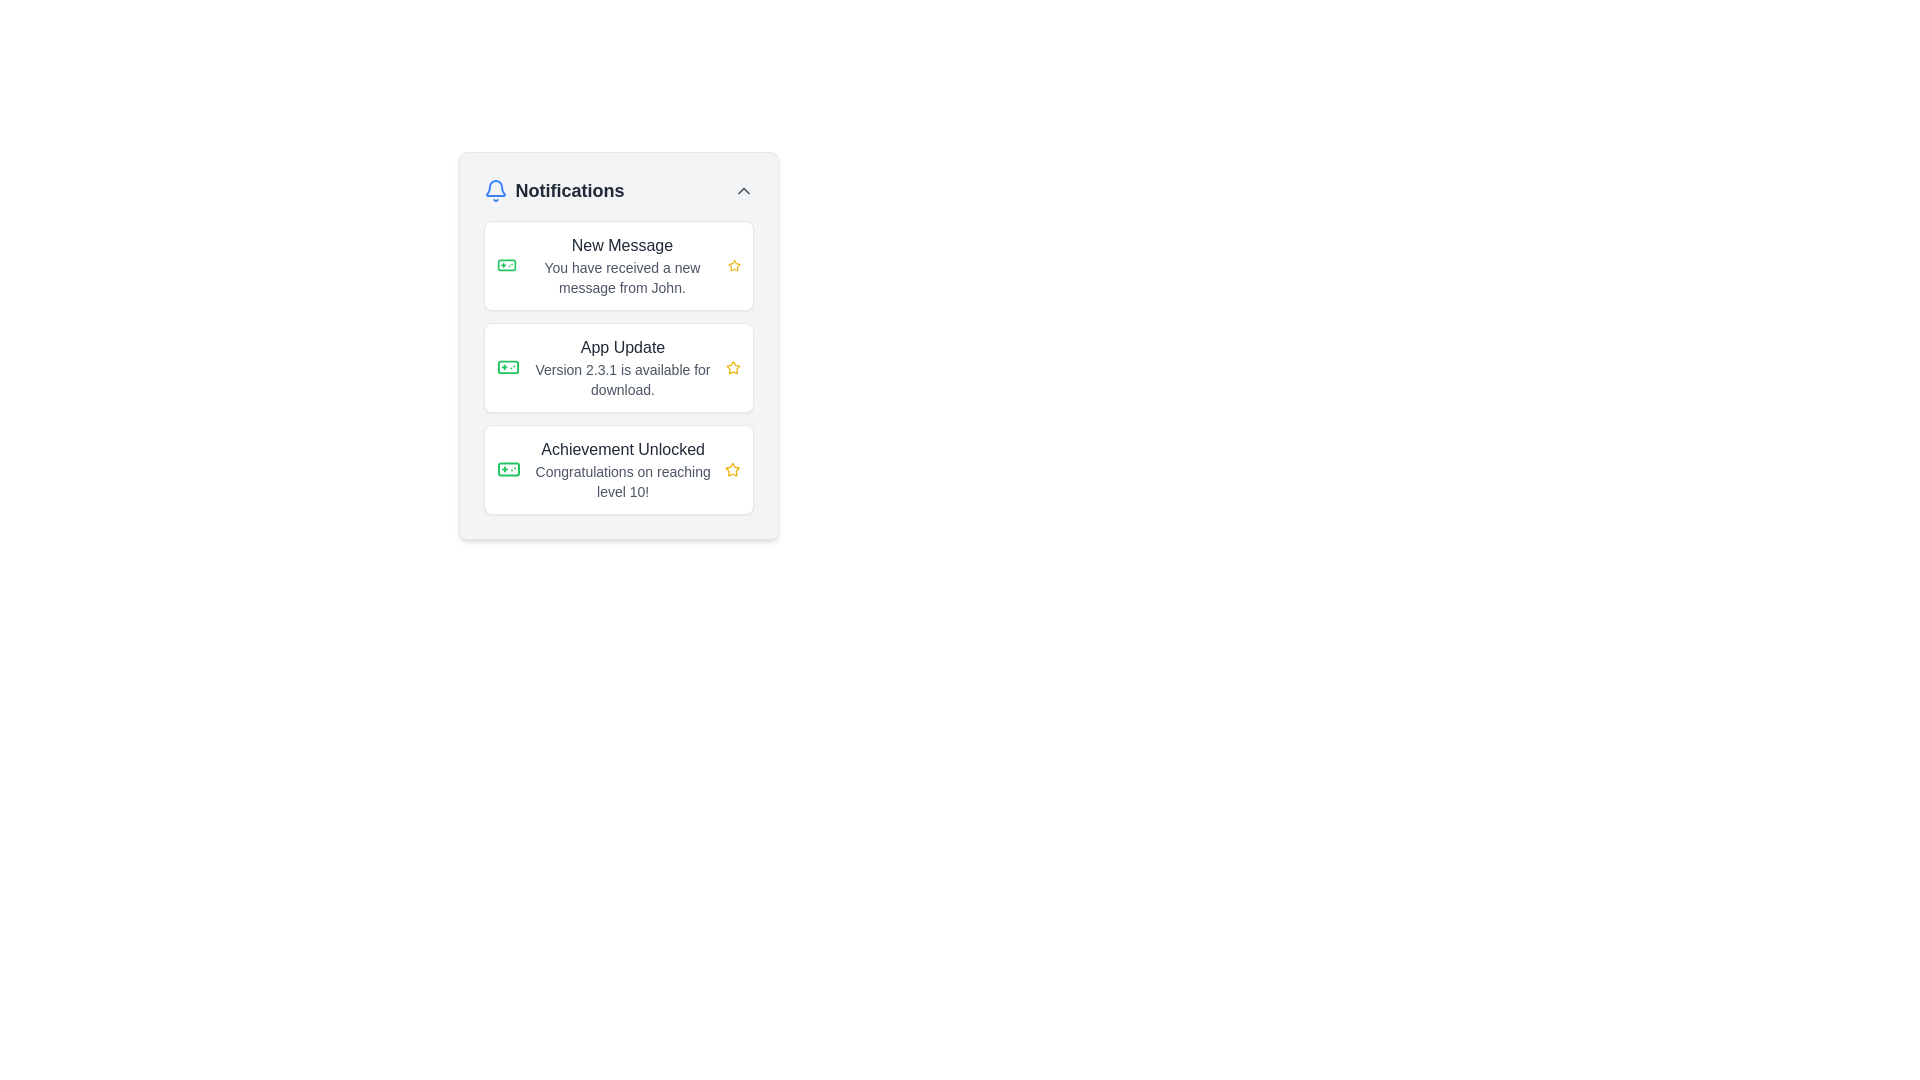 The image size is (1920, 1080). Describe the element at coordinates (617, 367) in the screenshot. I see `the second notification card in the notification panel, which informs the user about update availability and version number` at that location.